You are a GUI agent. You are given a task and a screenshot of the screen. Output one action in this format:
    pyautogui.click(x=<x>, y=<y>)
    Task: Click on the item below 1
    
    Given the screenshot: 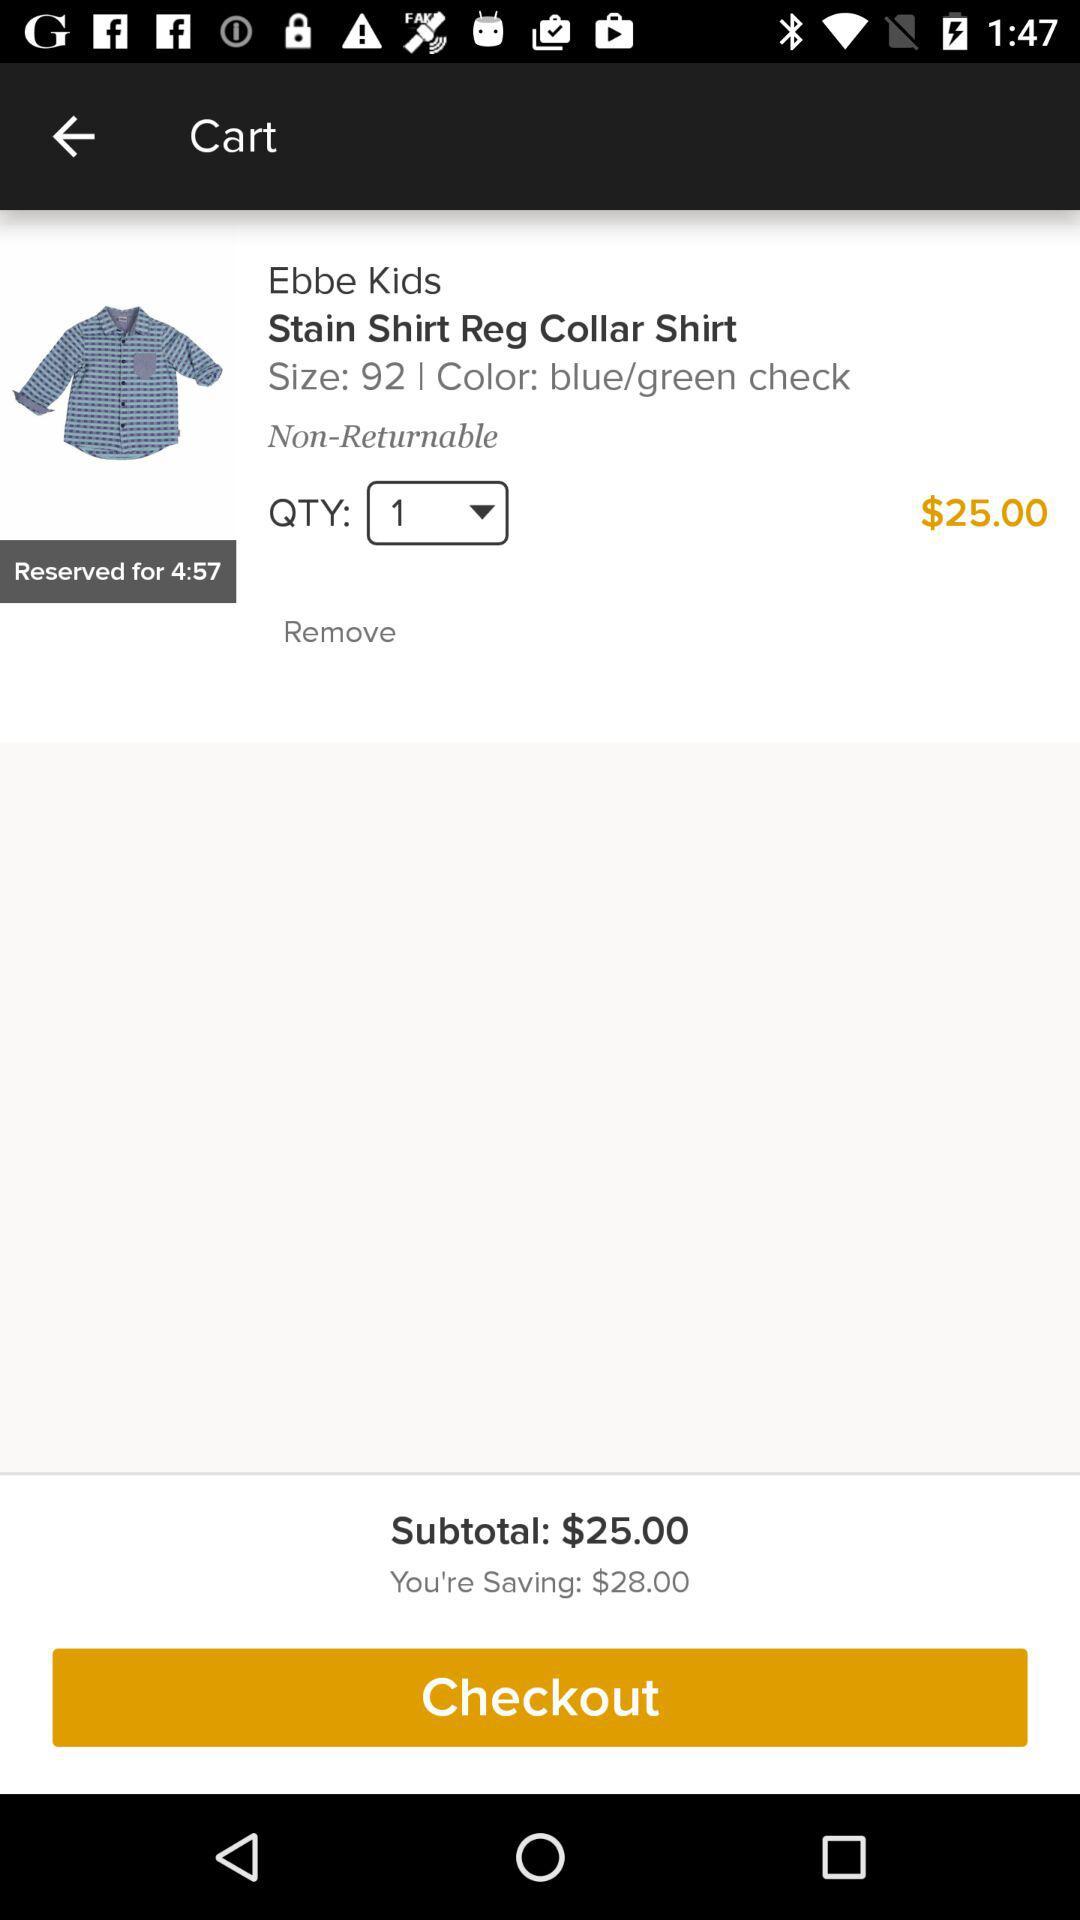 What is the action you would take?
    pyautogui.click(x=383, y=631)
    